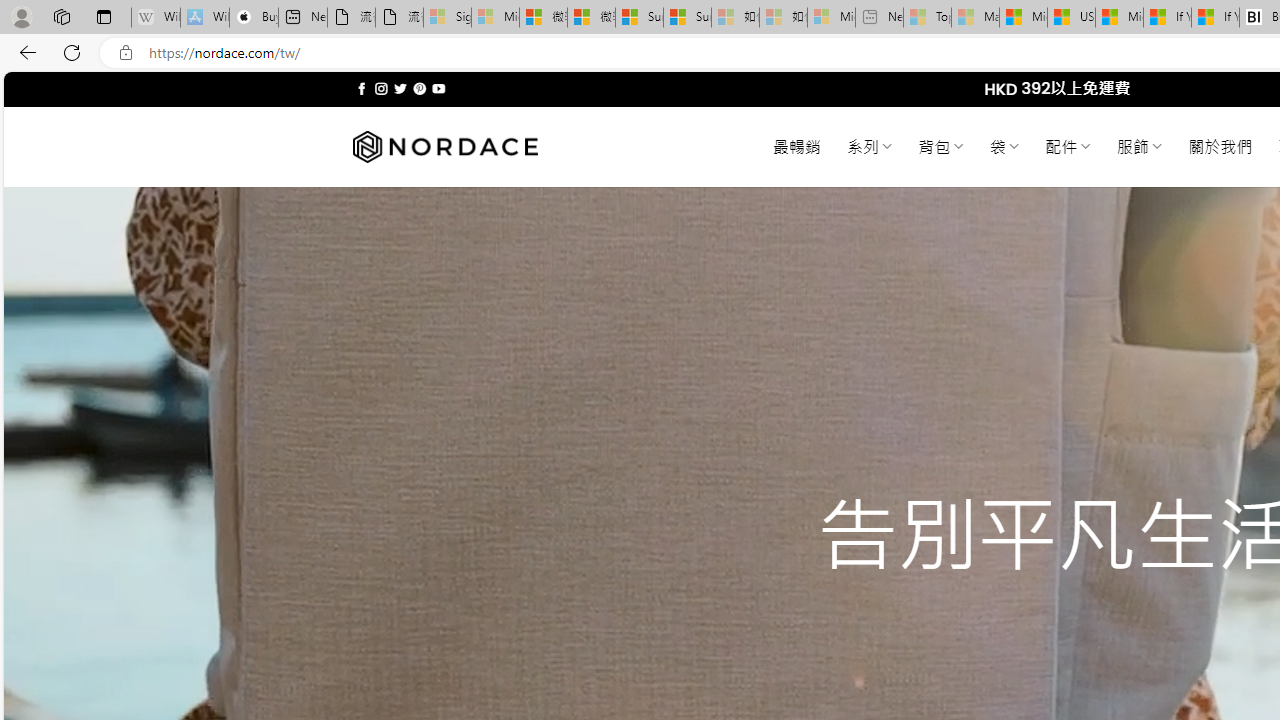 This screenshot has width=1280, height=720. Describe the element at coordinates (381, 88) in the screenshot. I see `'Follow on Instagram'` at that location.